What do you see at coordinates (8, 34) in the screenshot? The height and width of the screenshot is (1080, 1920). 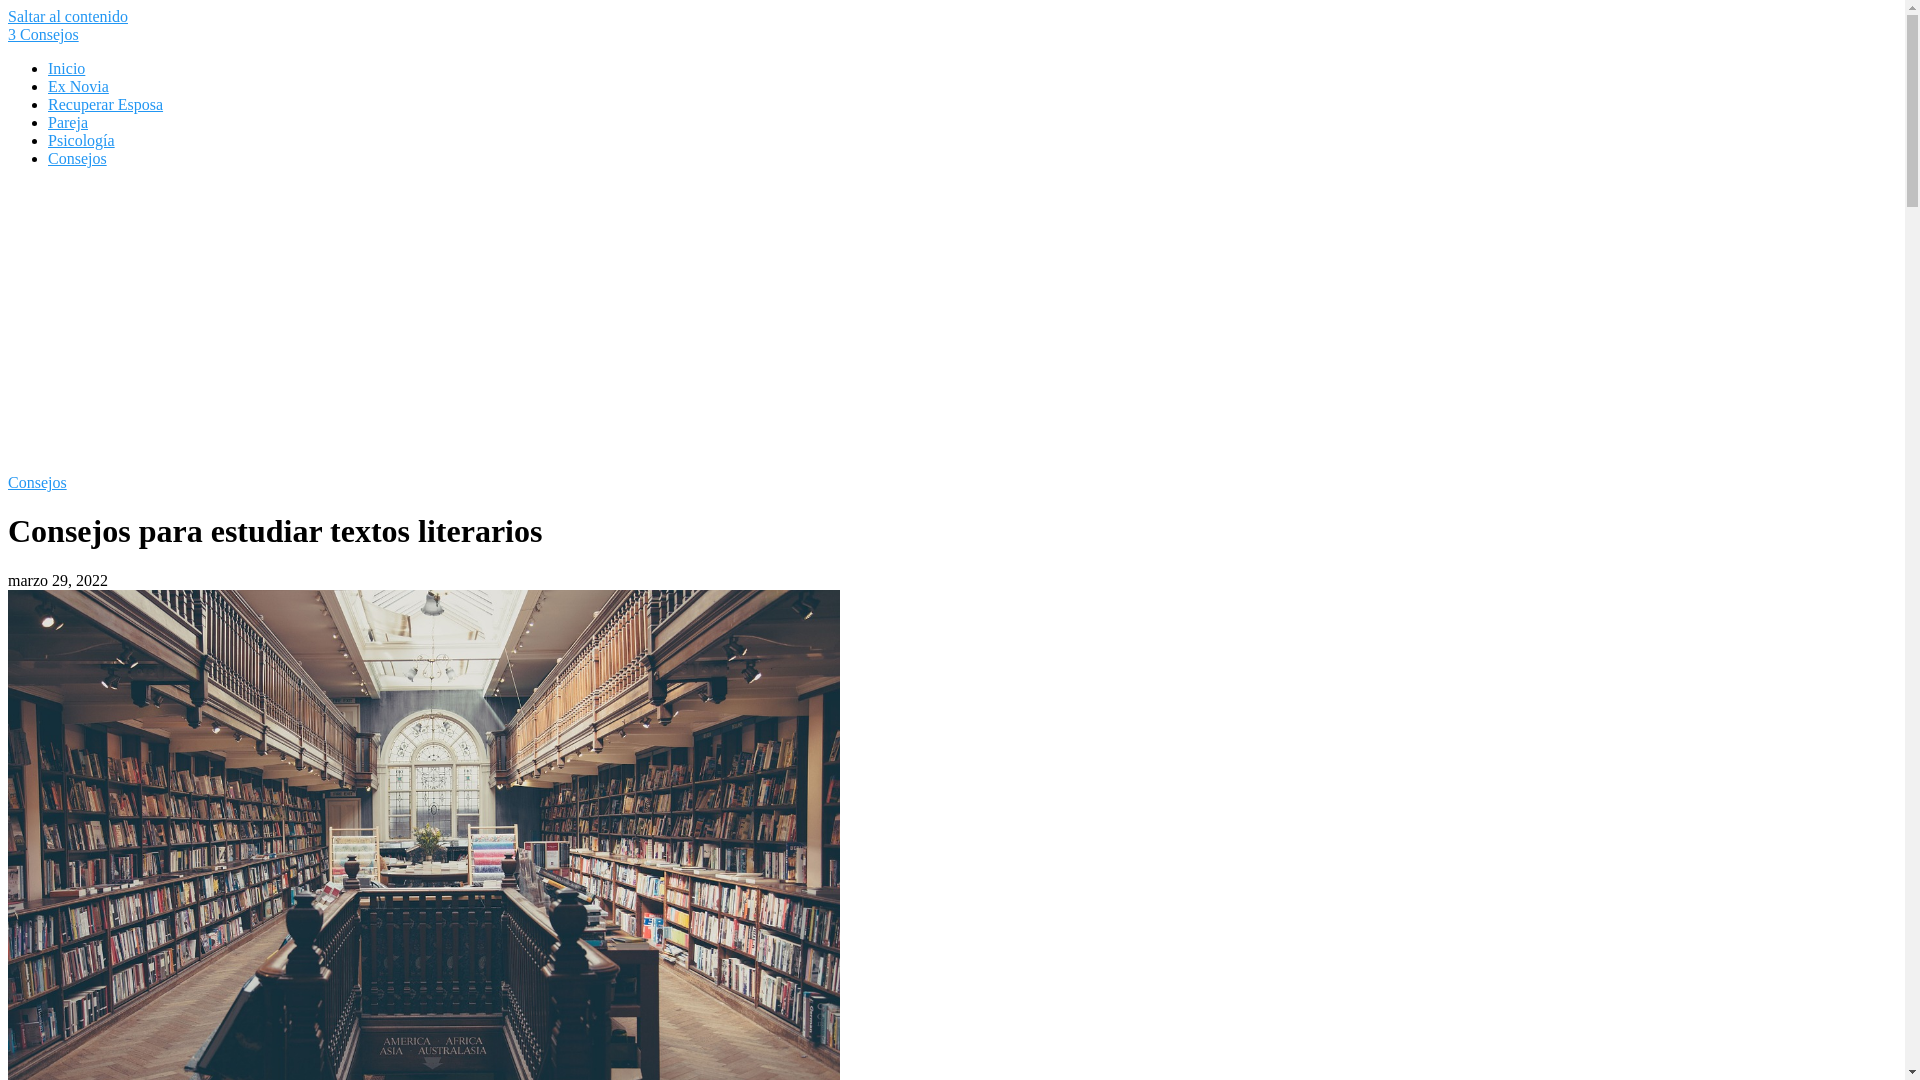 I see `'3 Consejos'` at bounding box center [8, 34].